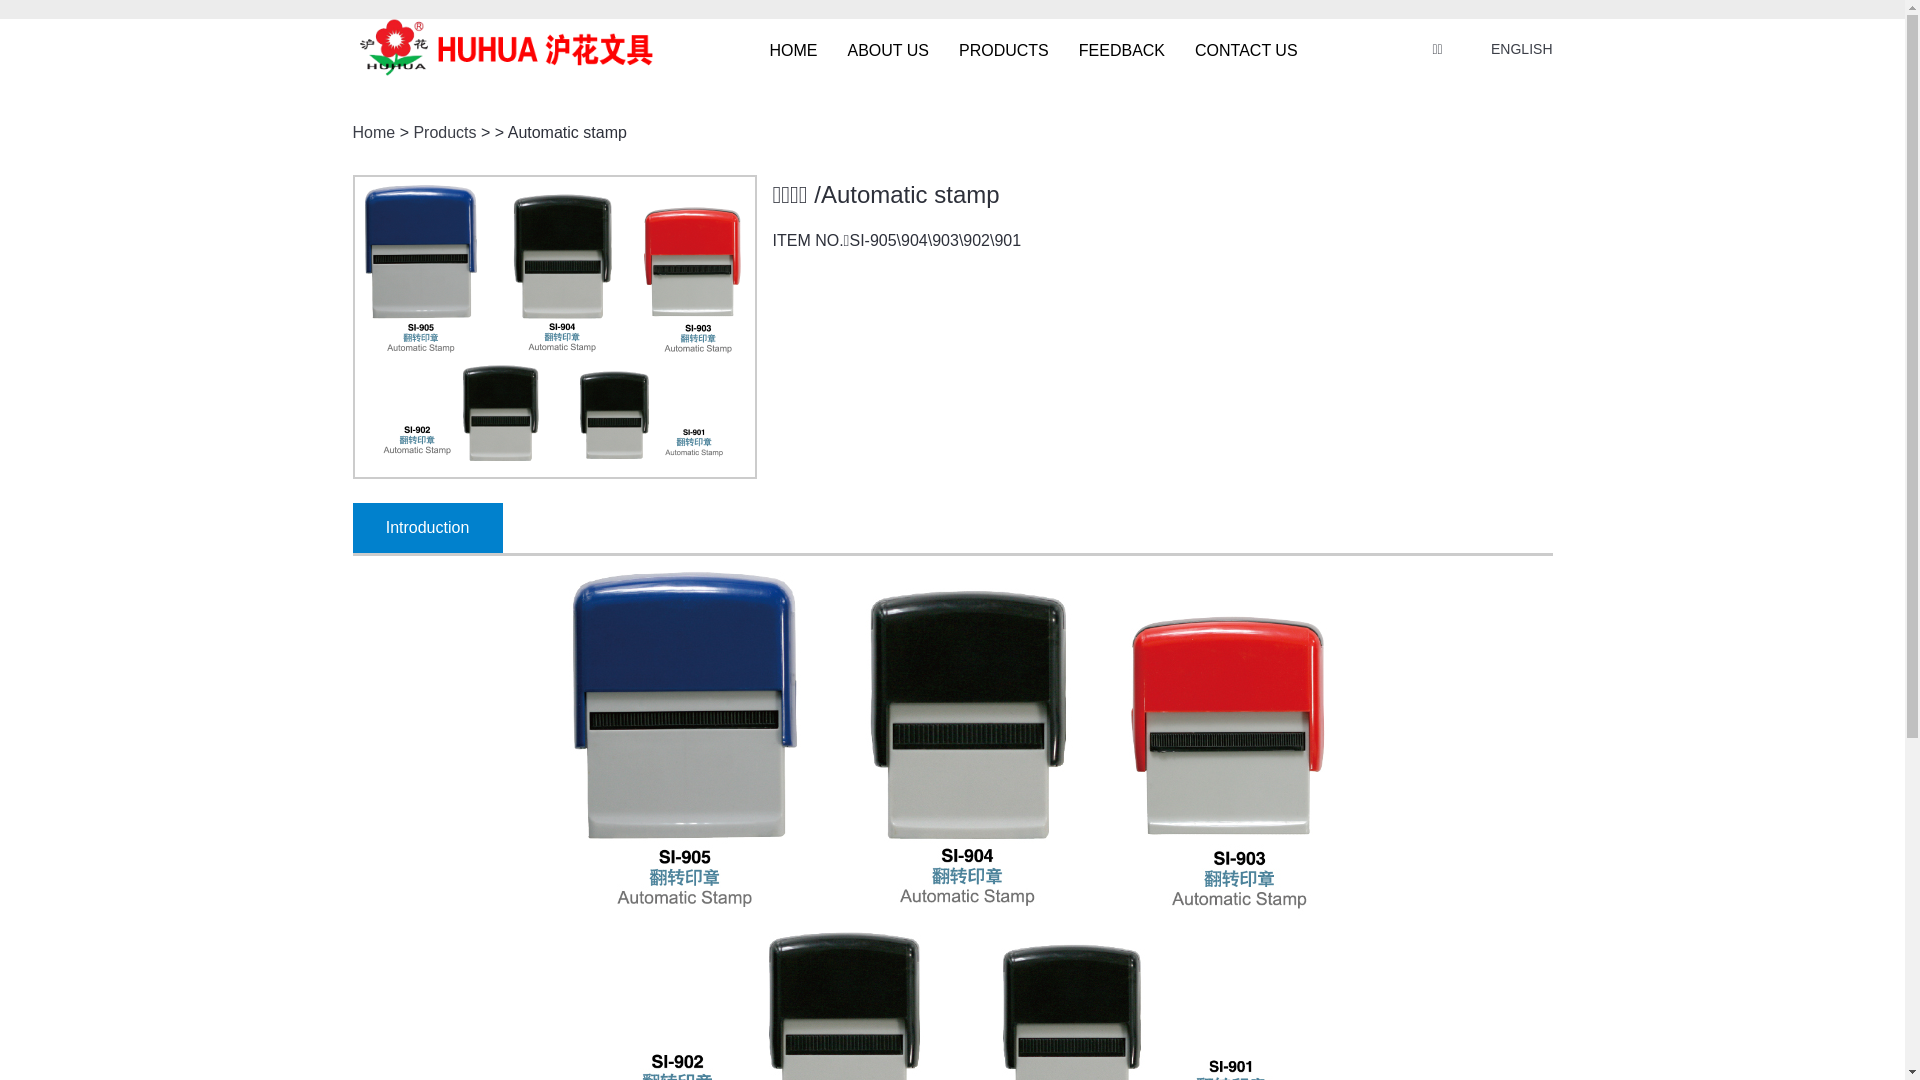 This screenshot has width=1920, height=1080. I want to click on 'ABOUT US', so click(887, 49).